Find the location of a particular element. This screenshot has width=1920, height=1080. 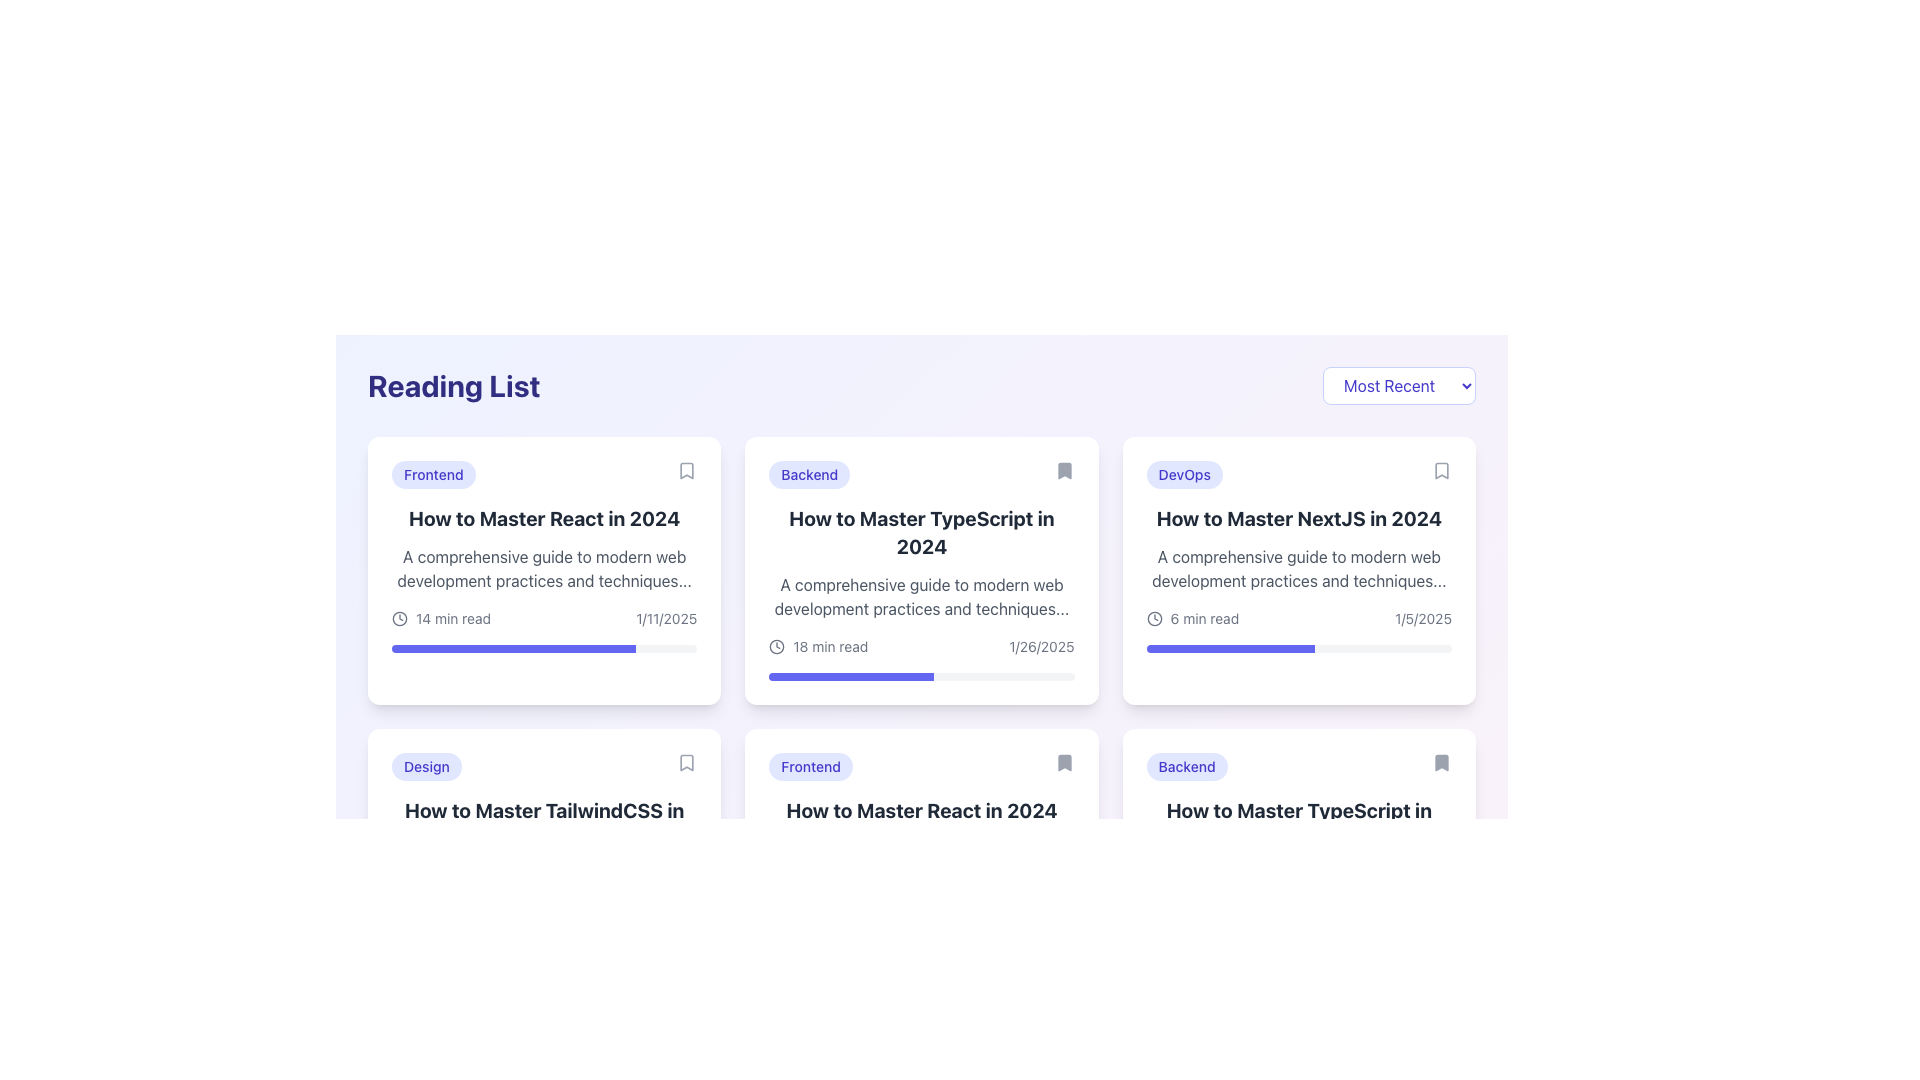

the progress visually indicated on the horizontal progress bar with a gray background and indigo fill, located at the bottom of the frame within the card titled 'How to Master NextJS in 2024' is located at coordinates (1299, 648).